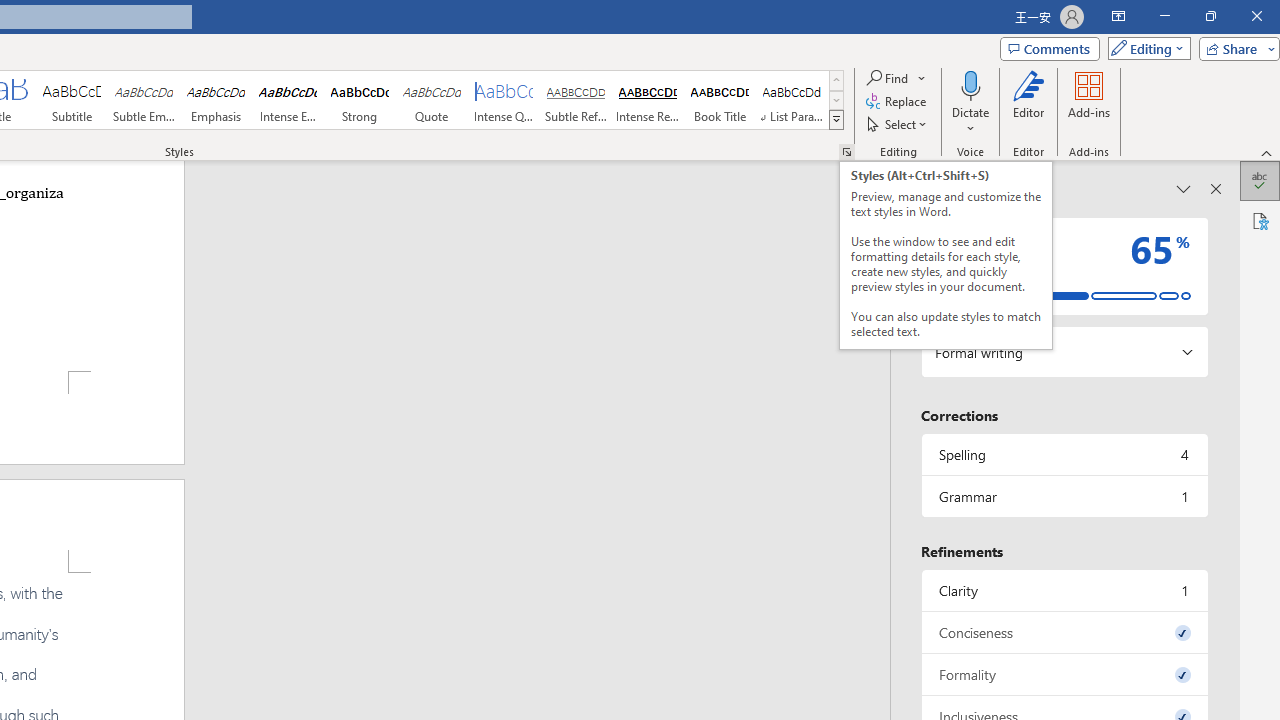  I want to click on 'Ribbon Display Options', so click(1117, 16).